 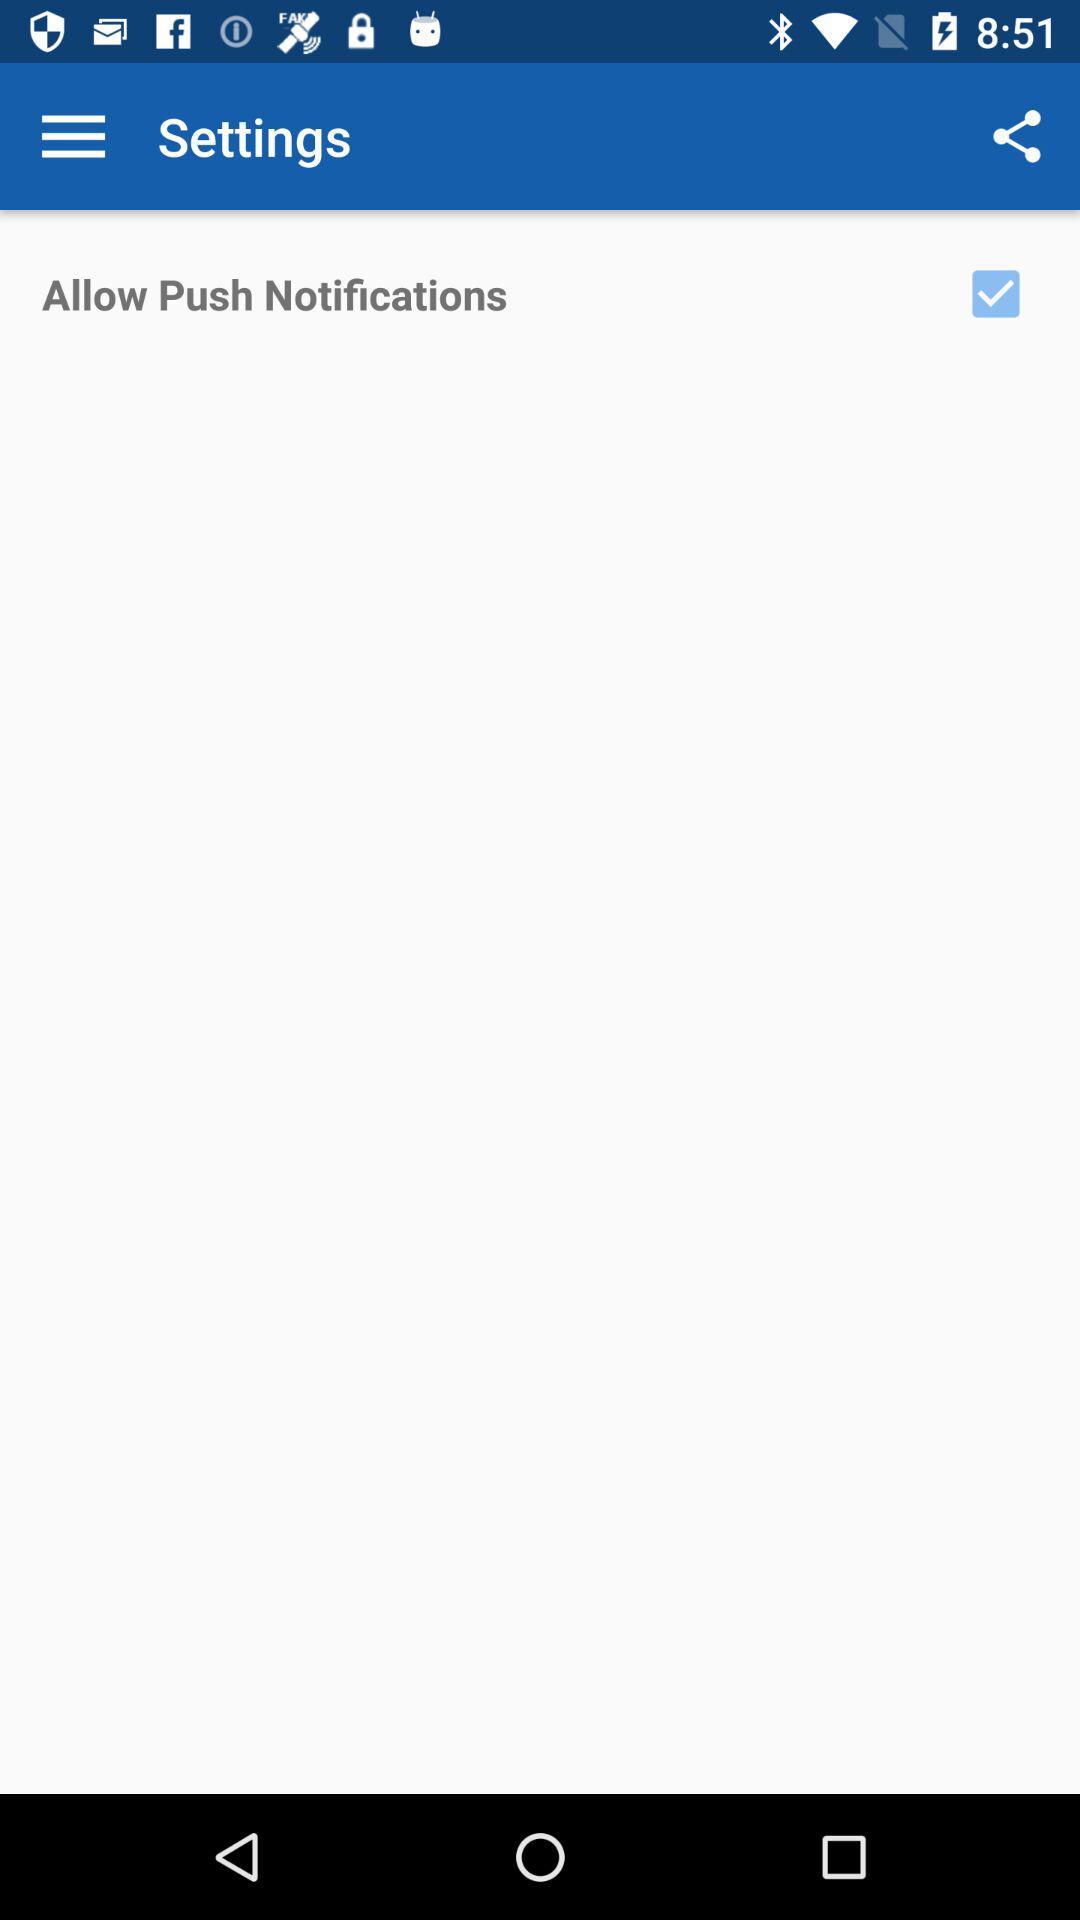 I want to click on toggles notifications, so click(x=995, y=292).